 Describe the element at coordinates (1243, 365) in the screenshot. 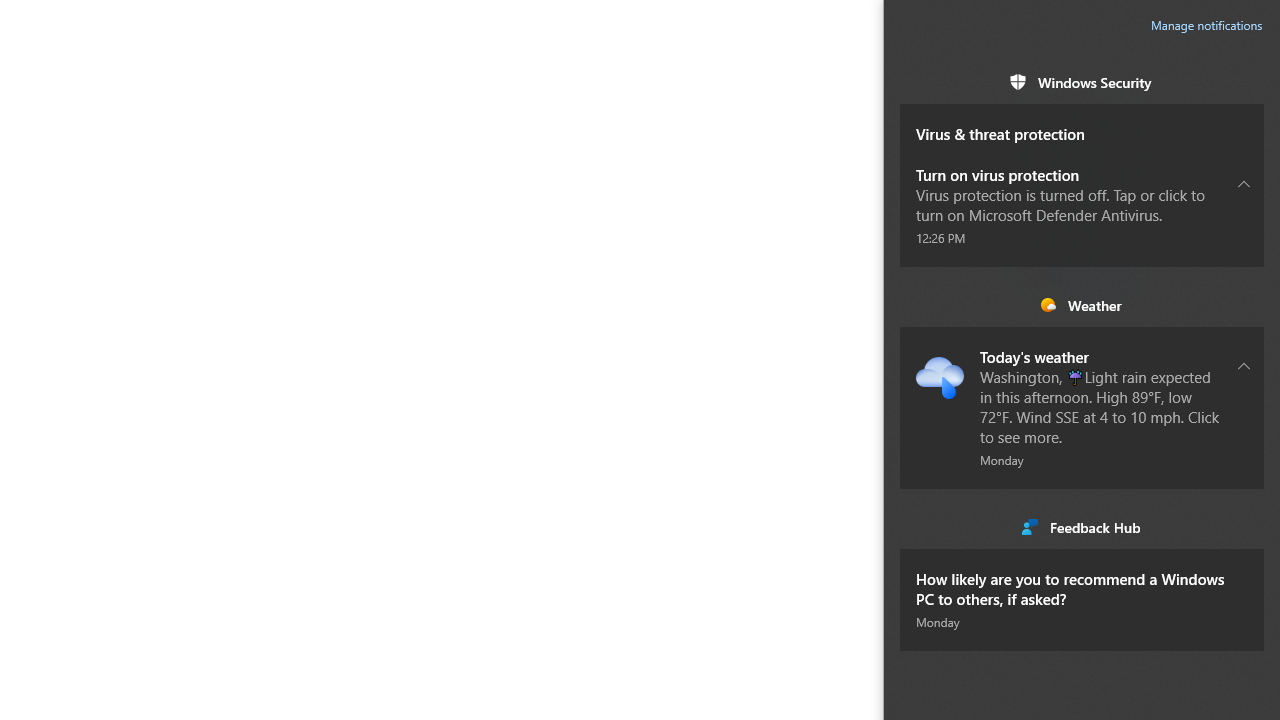

I see `'Collapse this notification'` at that location.